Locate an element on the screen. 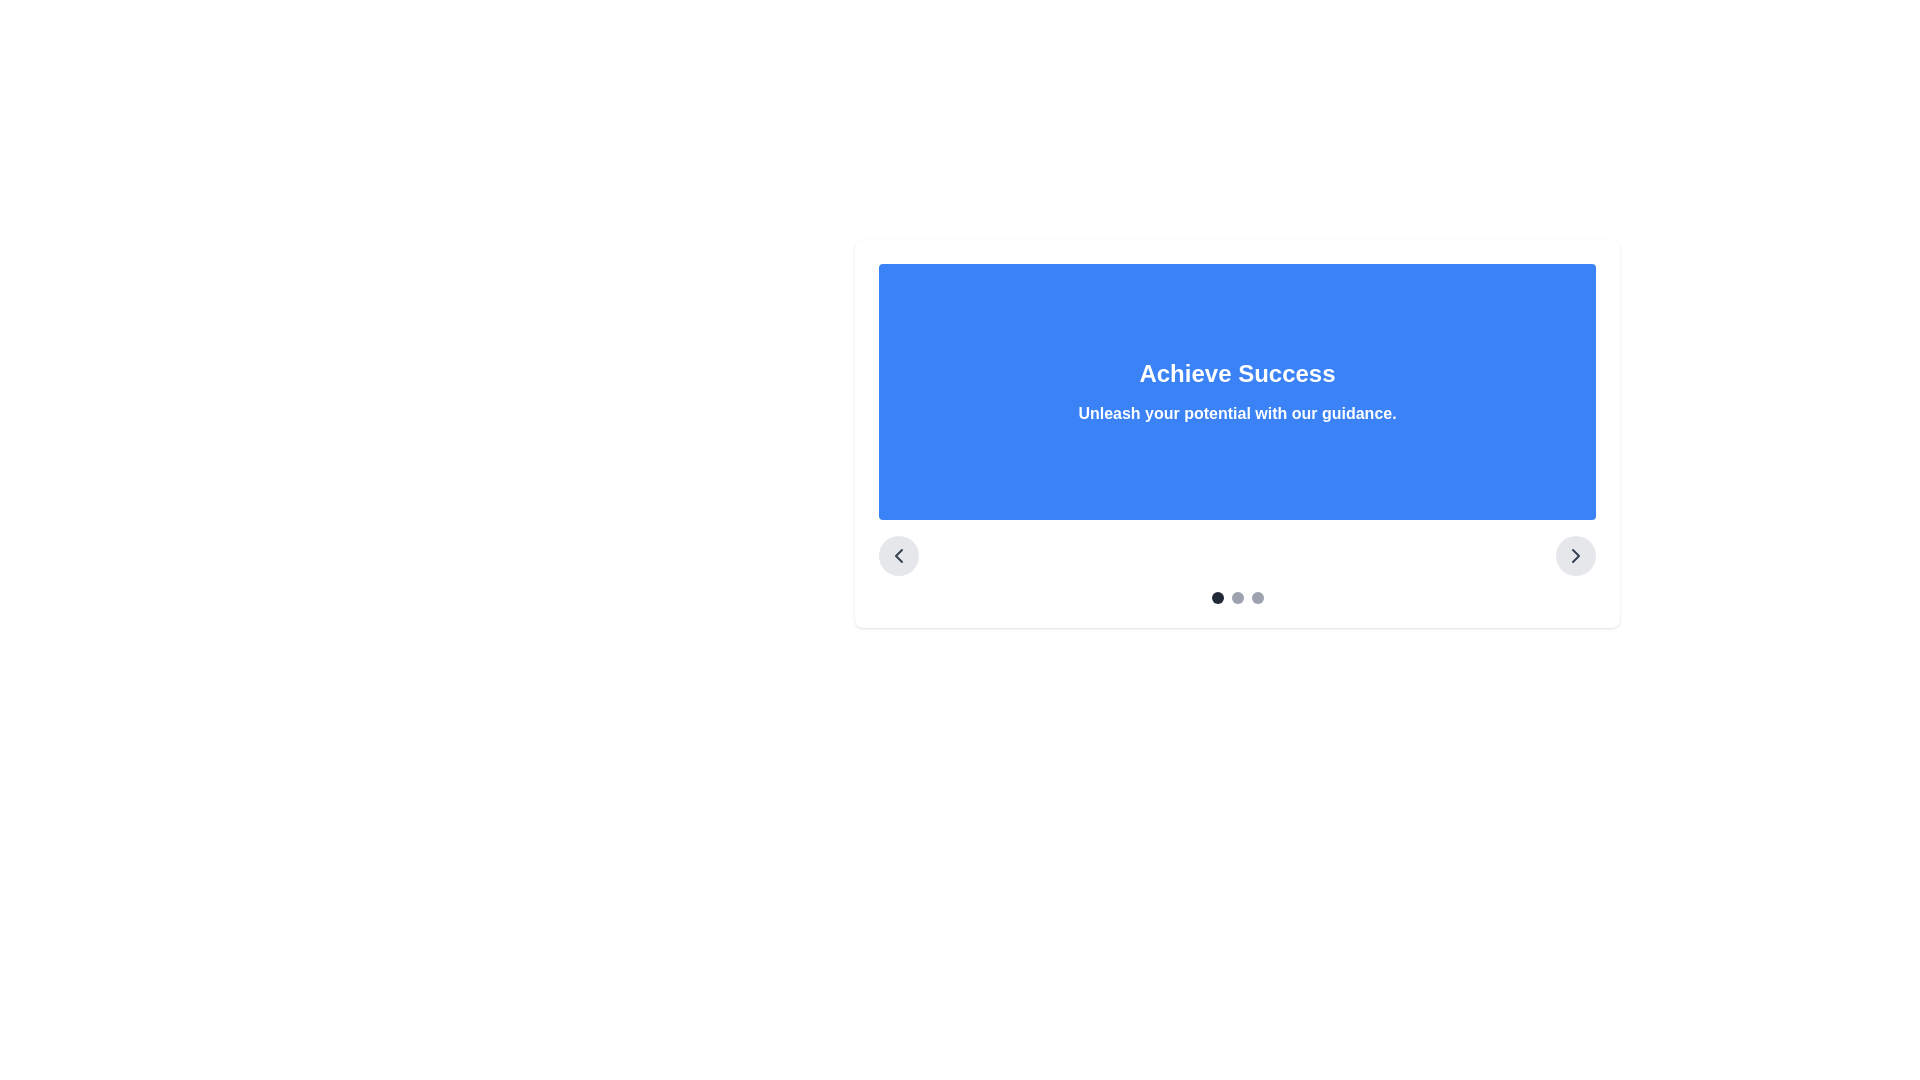 The height and width of the screenshot is (1080, 1920). the text label element displaying 'Achieve Success', which is styled as a headline in bold white font on a bright blue background, centered within a rectangular blue banner is located at coordinates (1236, 374).